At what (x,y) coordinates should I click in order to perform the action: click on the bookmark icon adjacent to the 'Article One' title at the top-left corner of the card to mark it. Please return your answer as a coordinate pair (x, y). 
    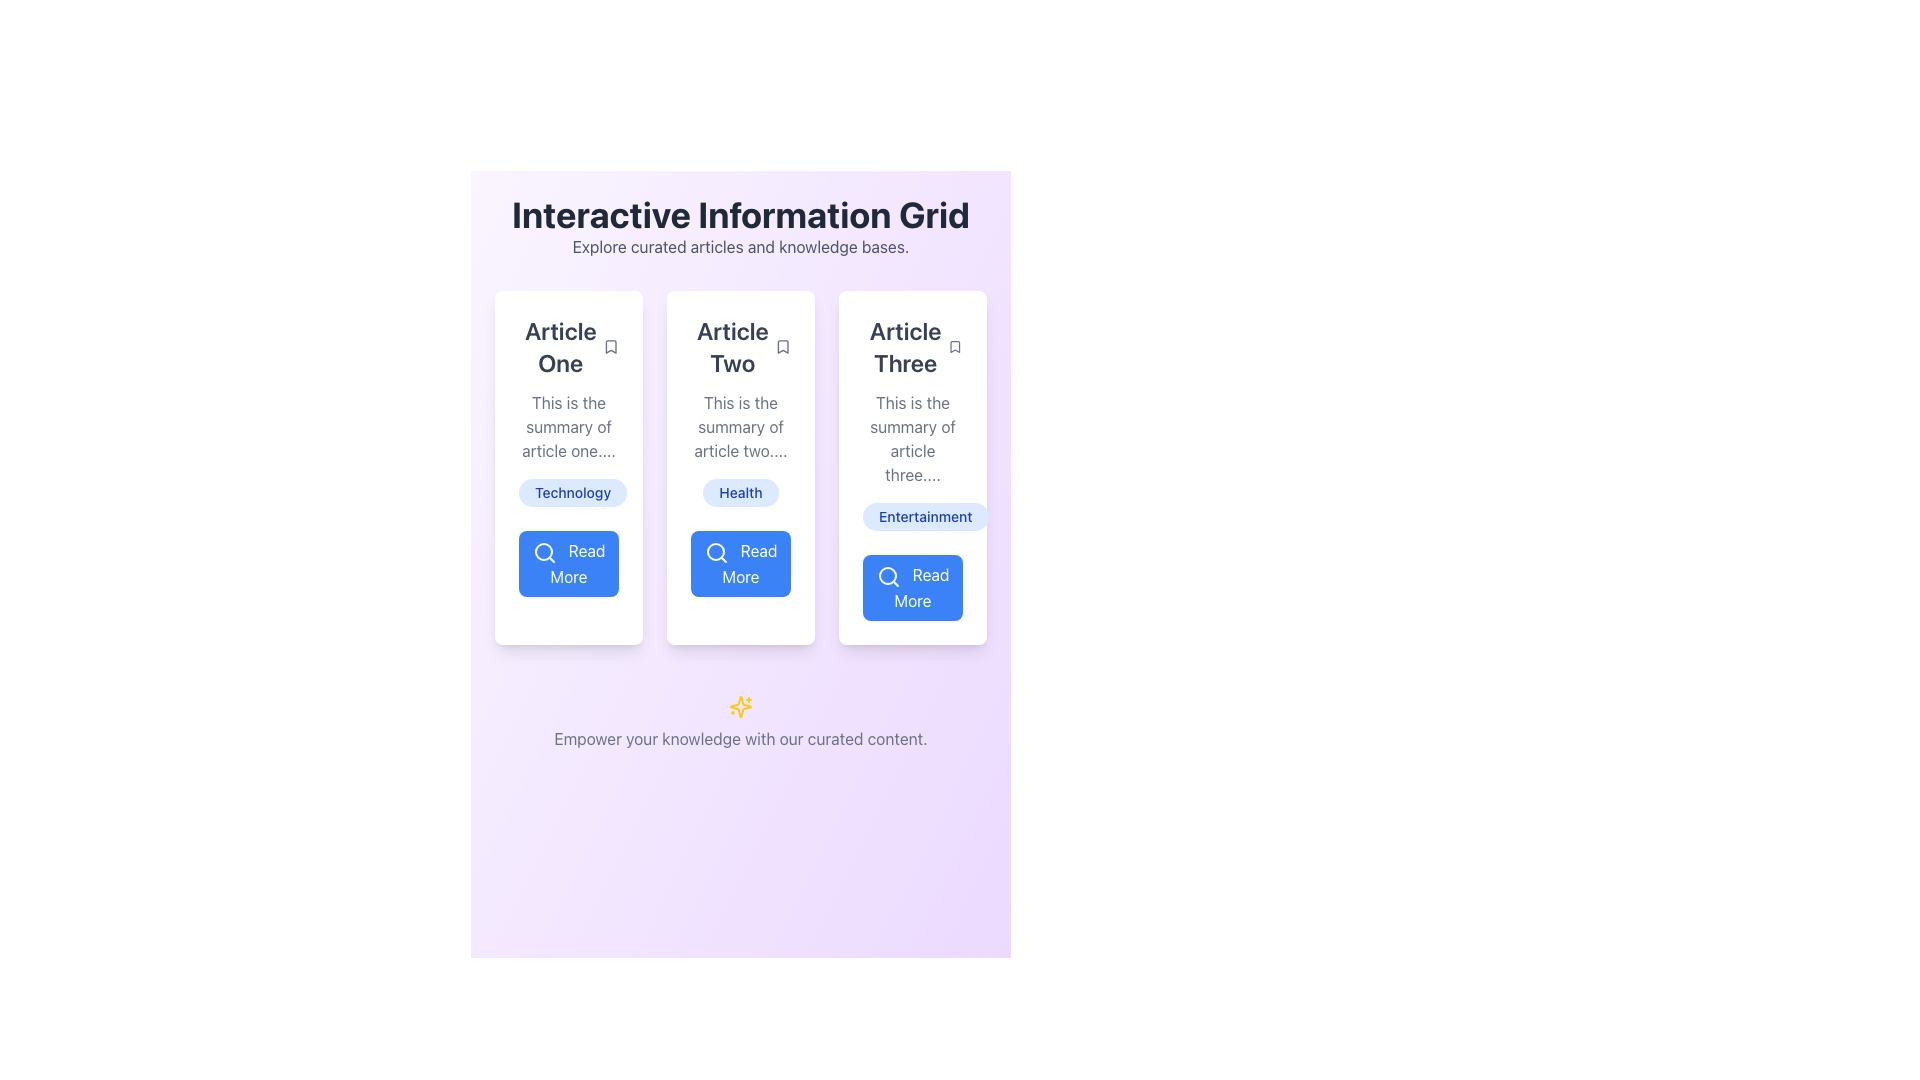
    Looking at the image, I should click on (568, 346).